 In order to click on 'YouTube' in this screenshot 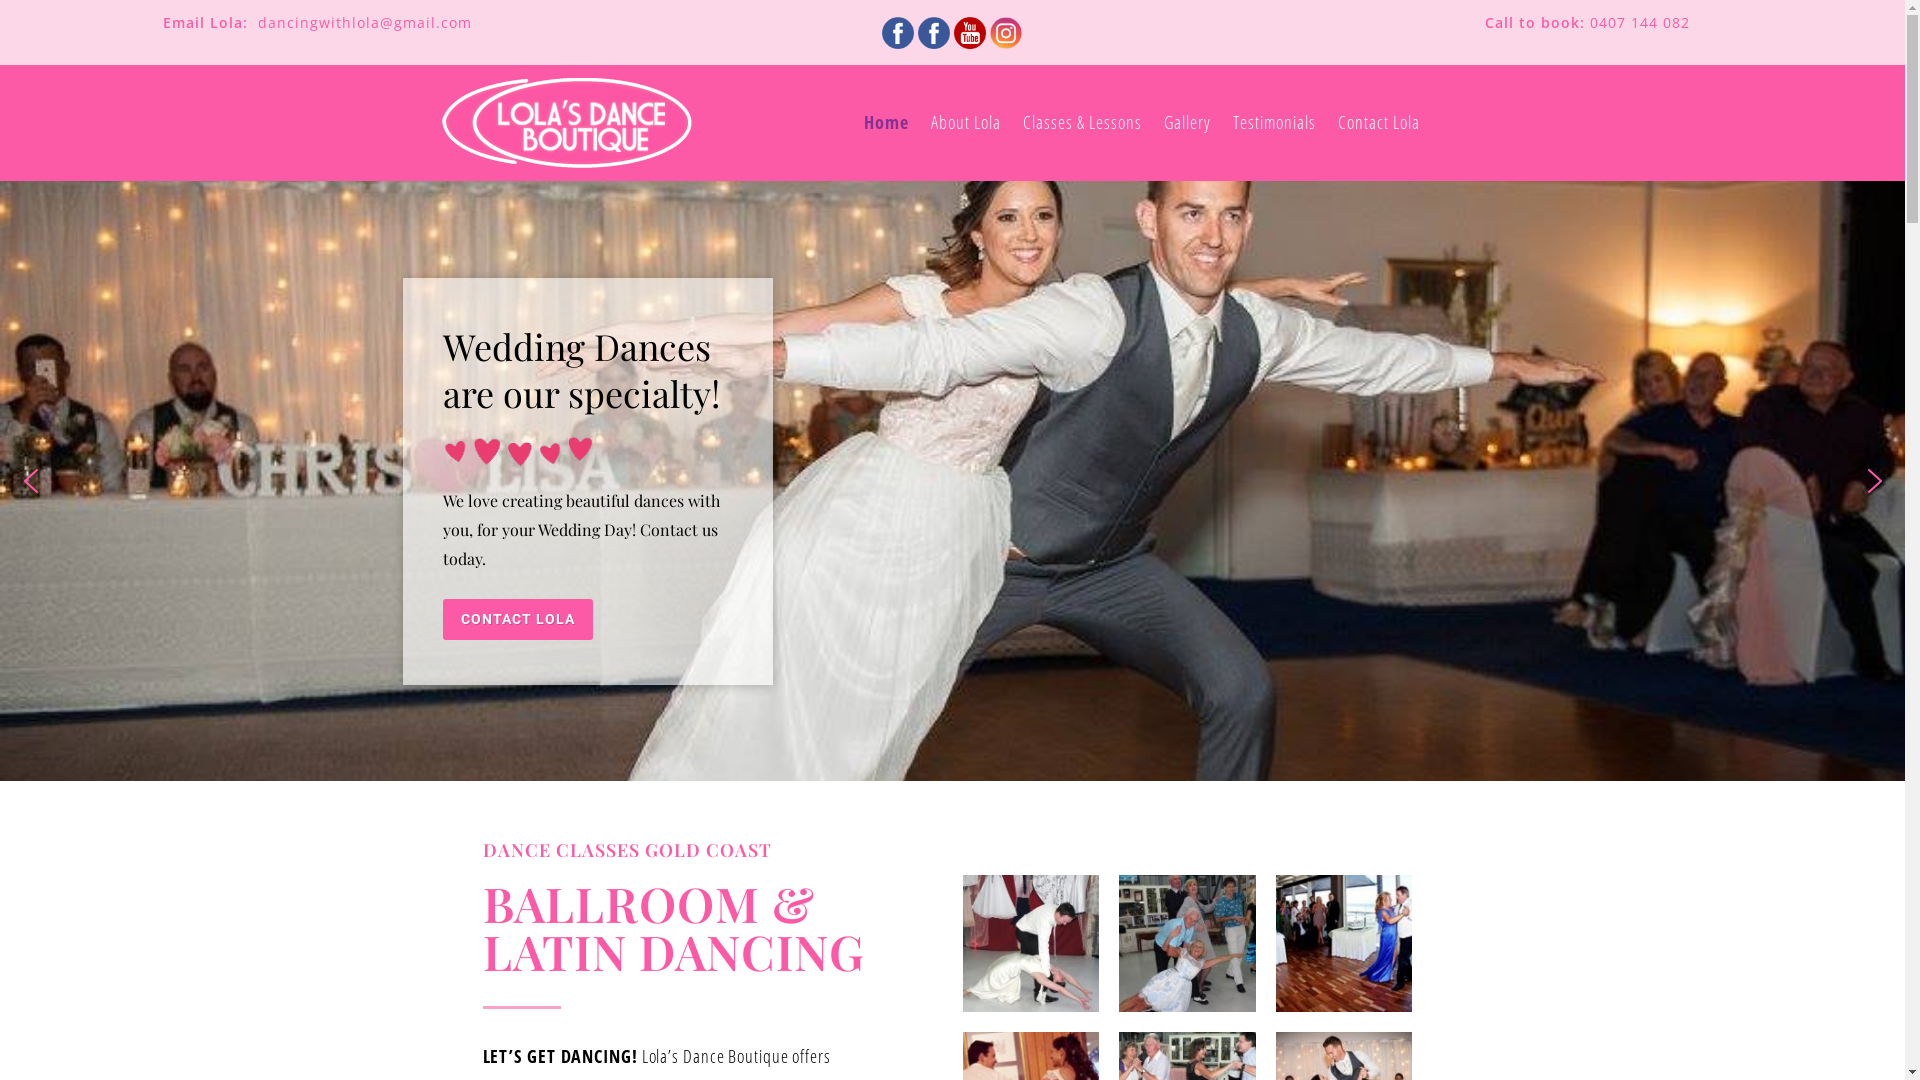, I will do `click(969, 33)`.